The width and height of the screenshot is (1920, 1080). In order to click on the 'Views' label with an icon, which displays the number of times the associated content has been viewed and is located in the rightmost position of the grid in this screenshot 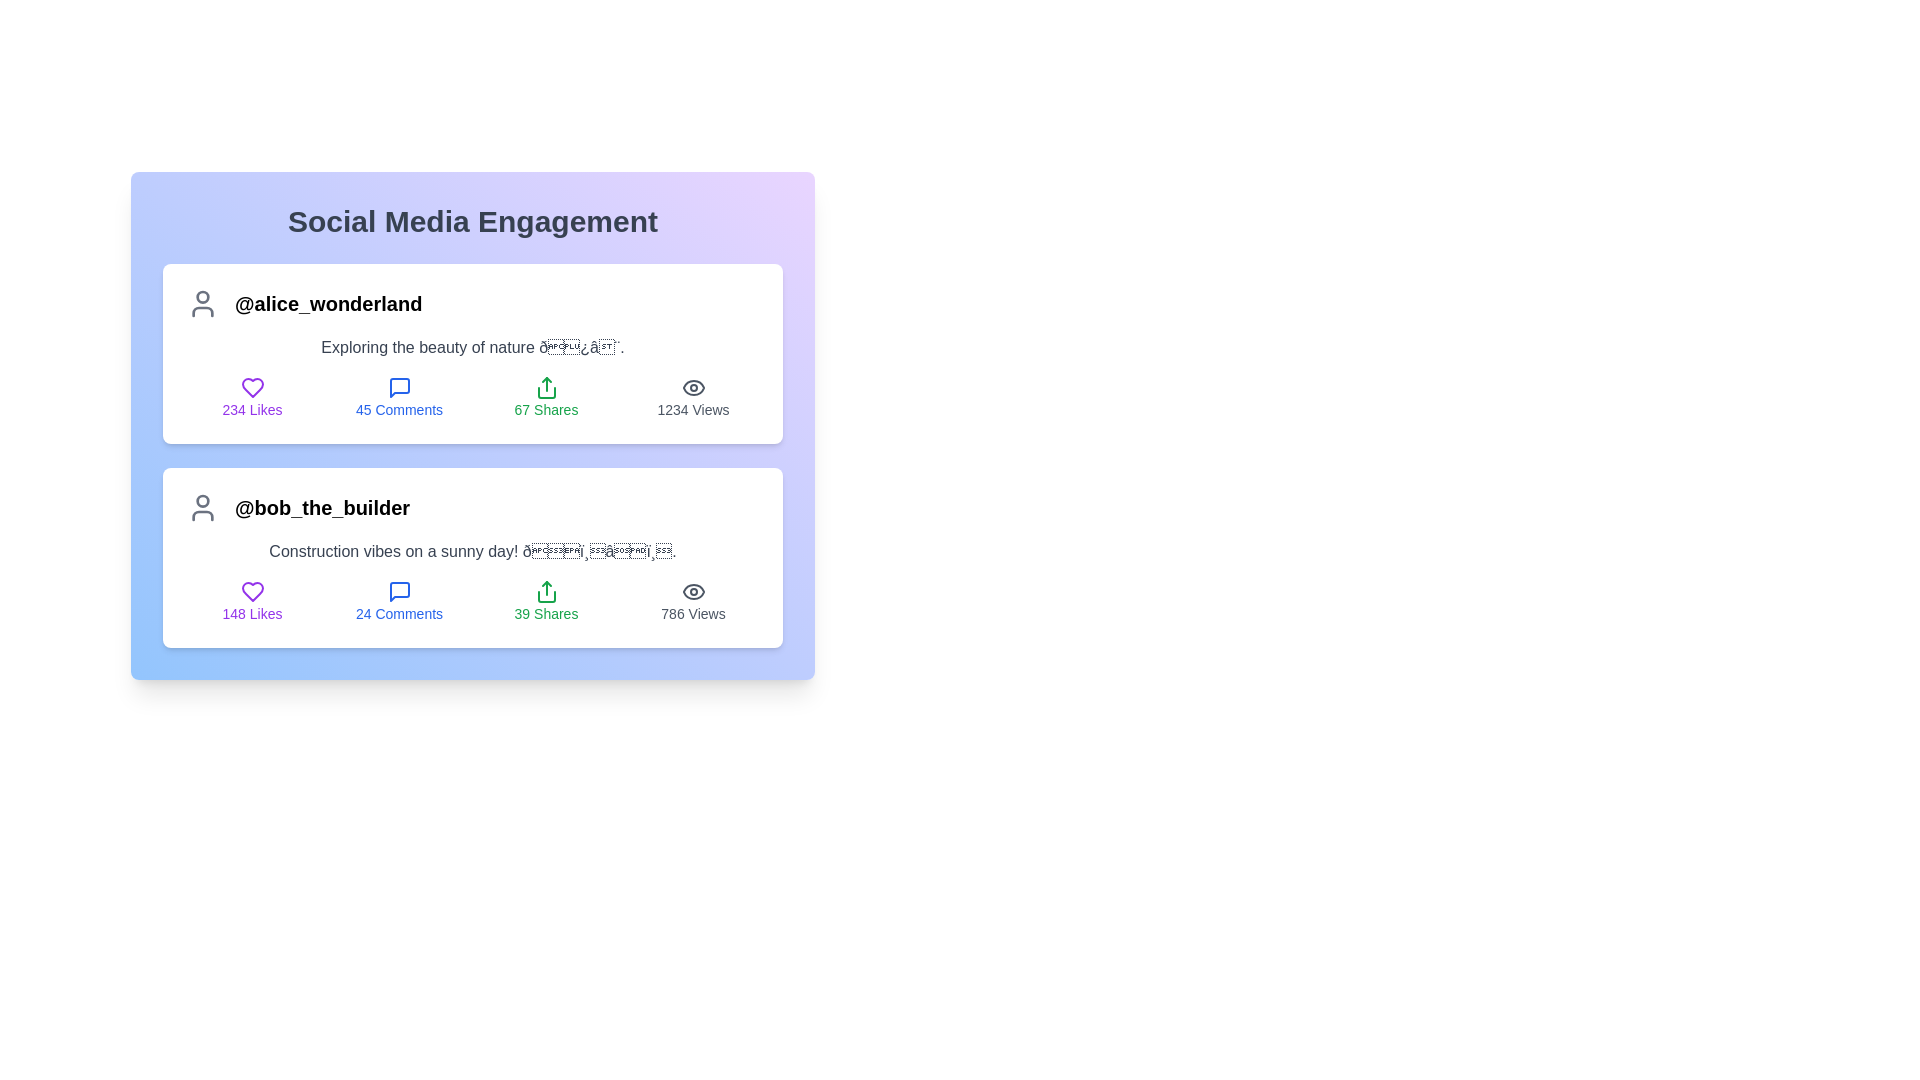, I will do `click(693, 397)`.